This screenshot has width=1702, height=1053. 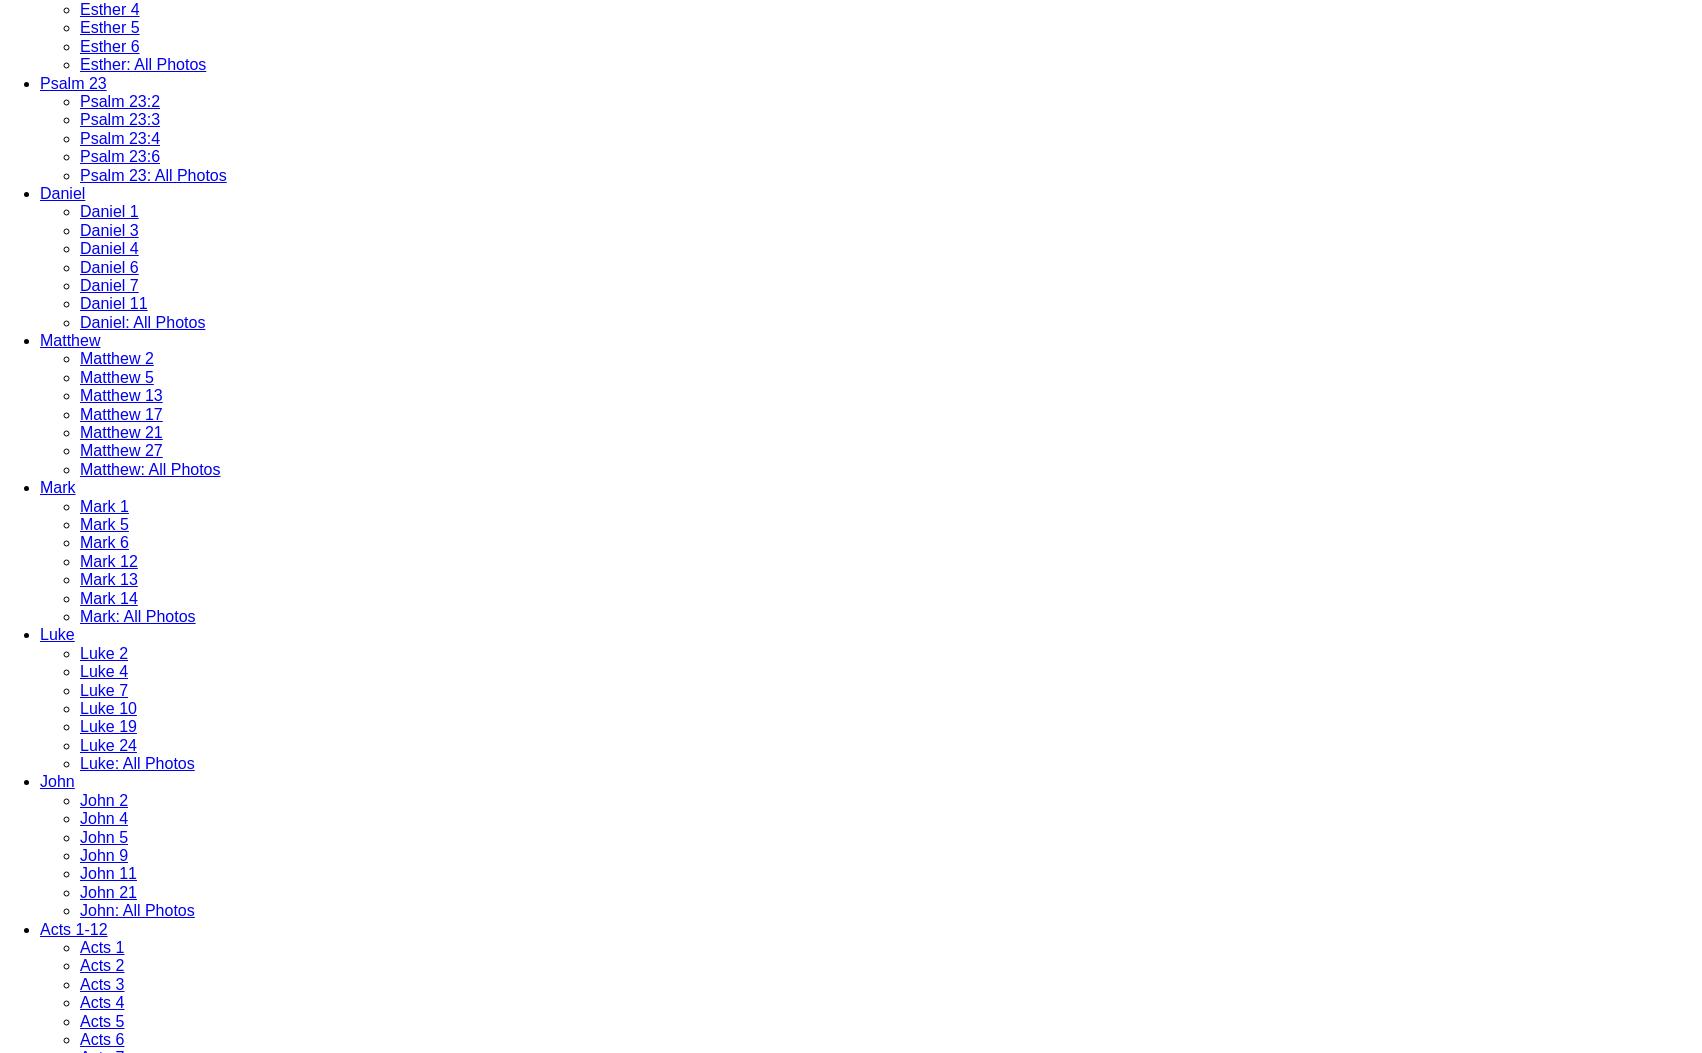 I want to click on 'Acts 2', so click(x=101, y=965).